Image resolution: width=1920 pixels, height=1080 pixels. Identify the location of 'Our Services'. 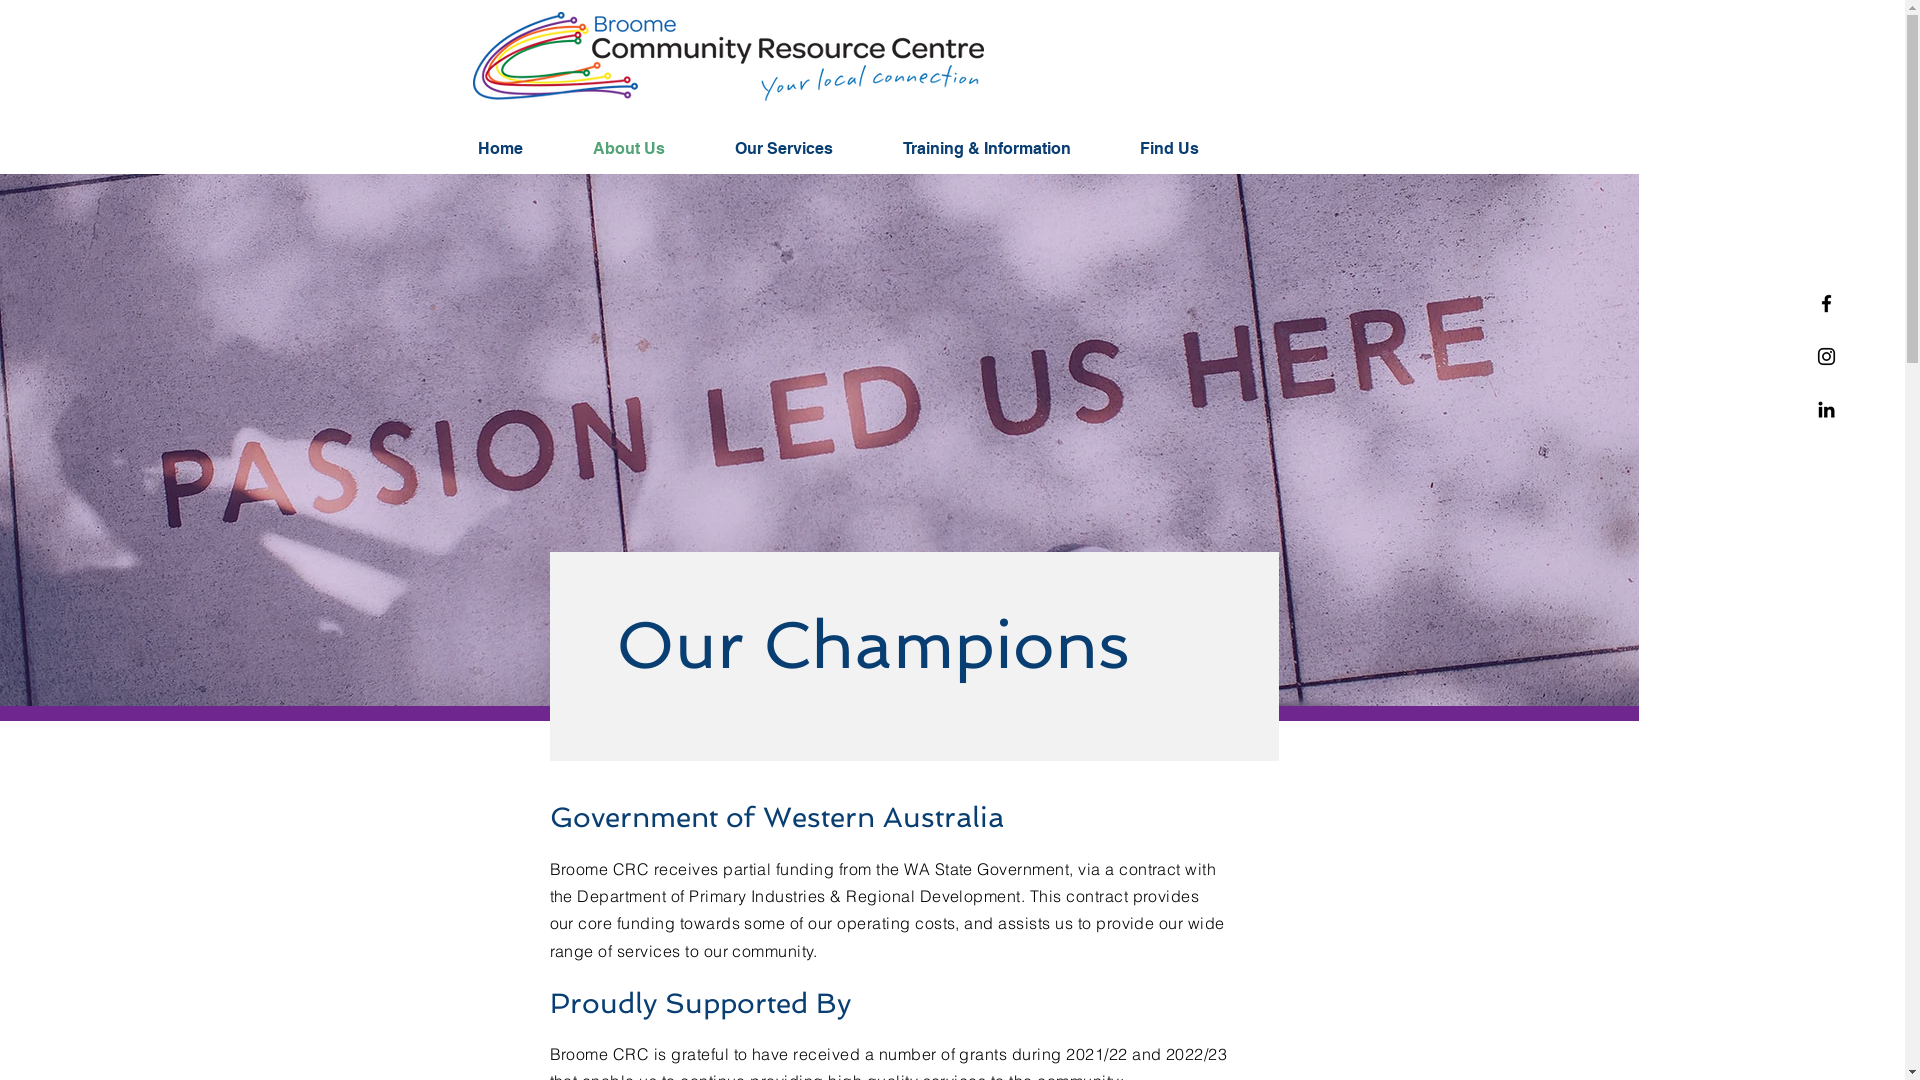
(804, 148).